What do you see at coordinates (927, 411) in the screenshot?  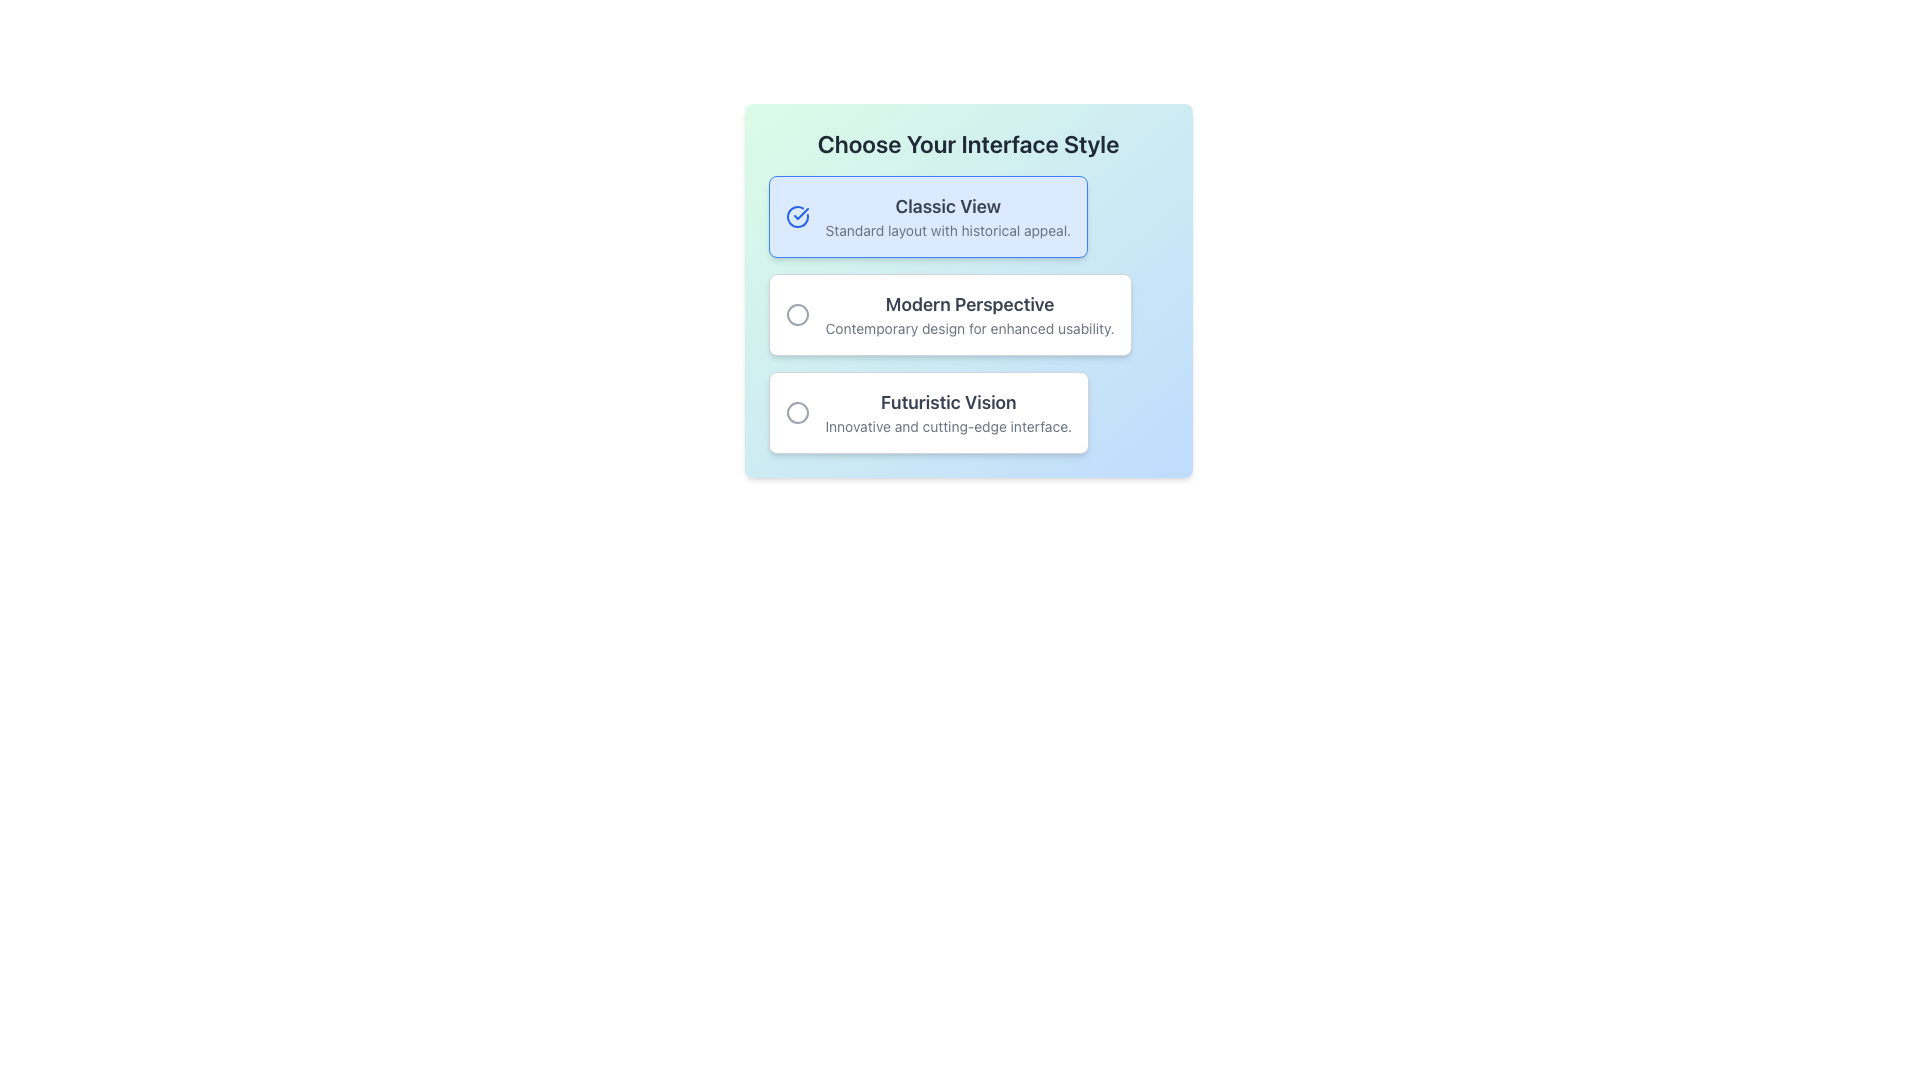 I see `the third radio button option labeled 'Futuristic Vision'` at bounding box center [927, 411].